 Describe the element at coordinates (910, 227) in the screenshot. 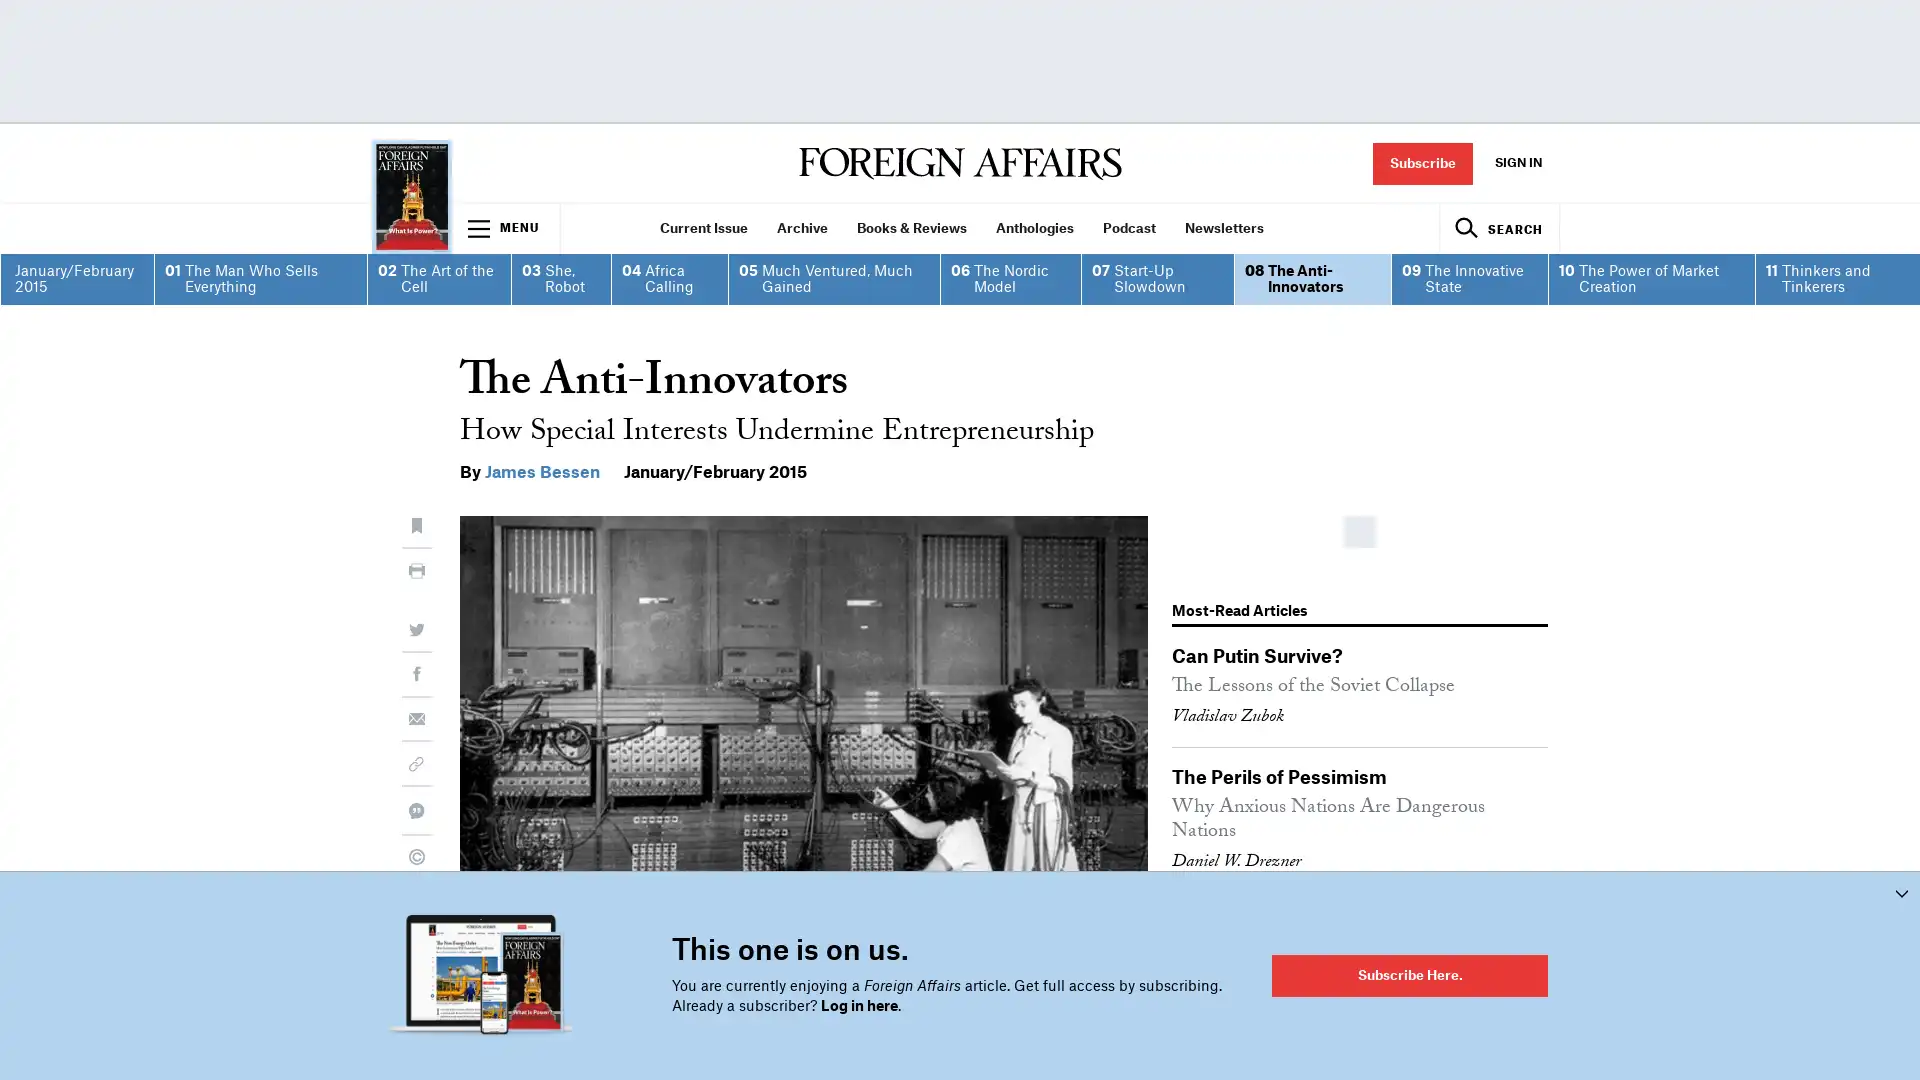

I see `Books & Reviews` at that location.